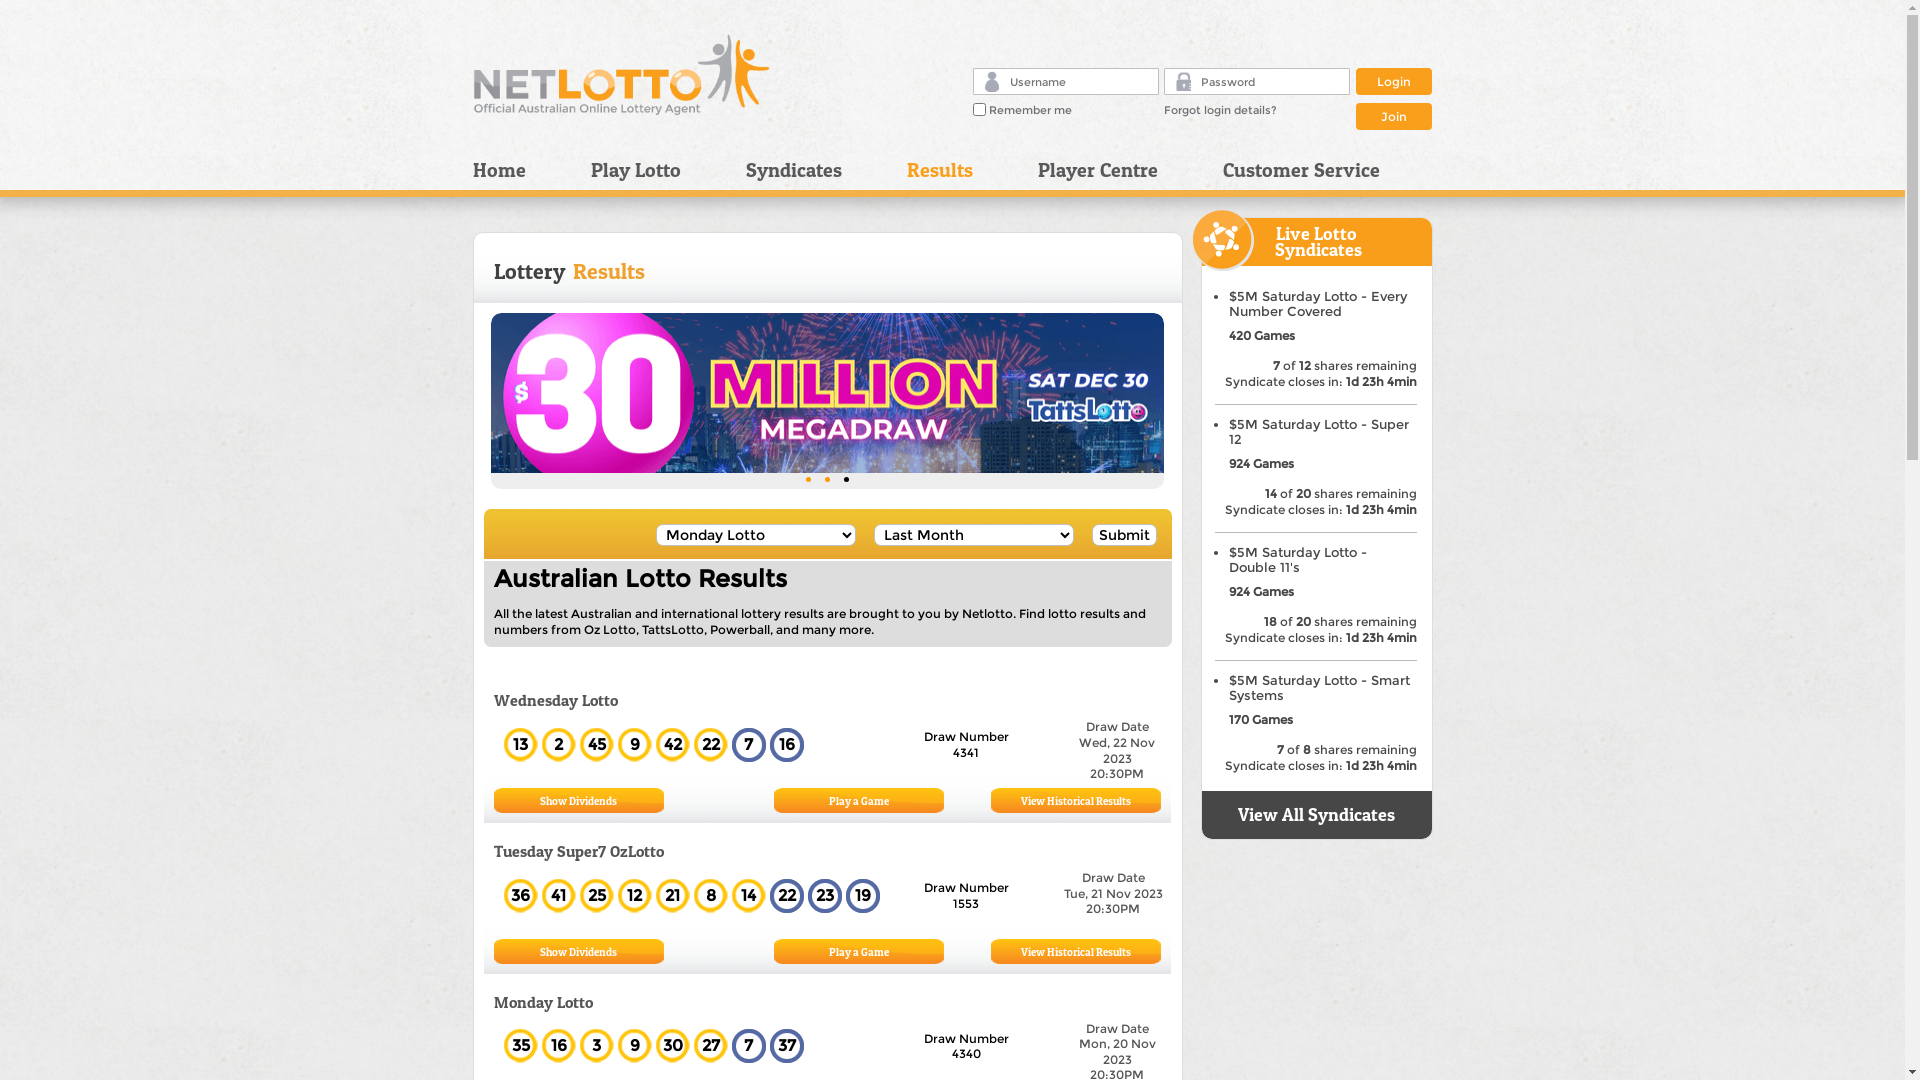  Describe the element at coordinates (539, 799) in the screenshot. I see `'Show Dividends'` at that location.